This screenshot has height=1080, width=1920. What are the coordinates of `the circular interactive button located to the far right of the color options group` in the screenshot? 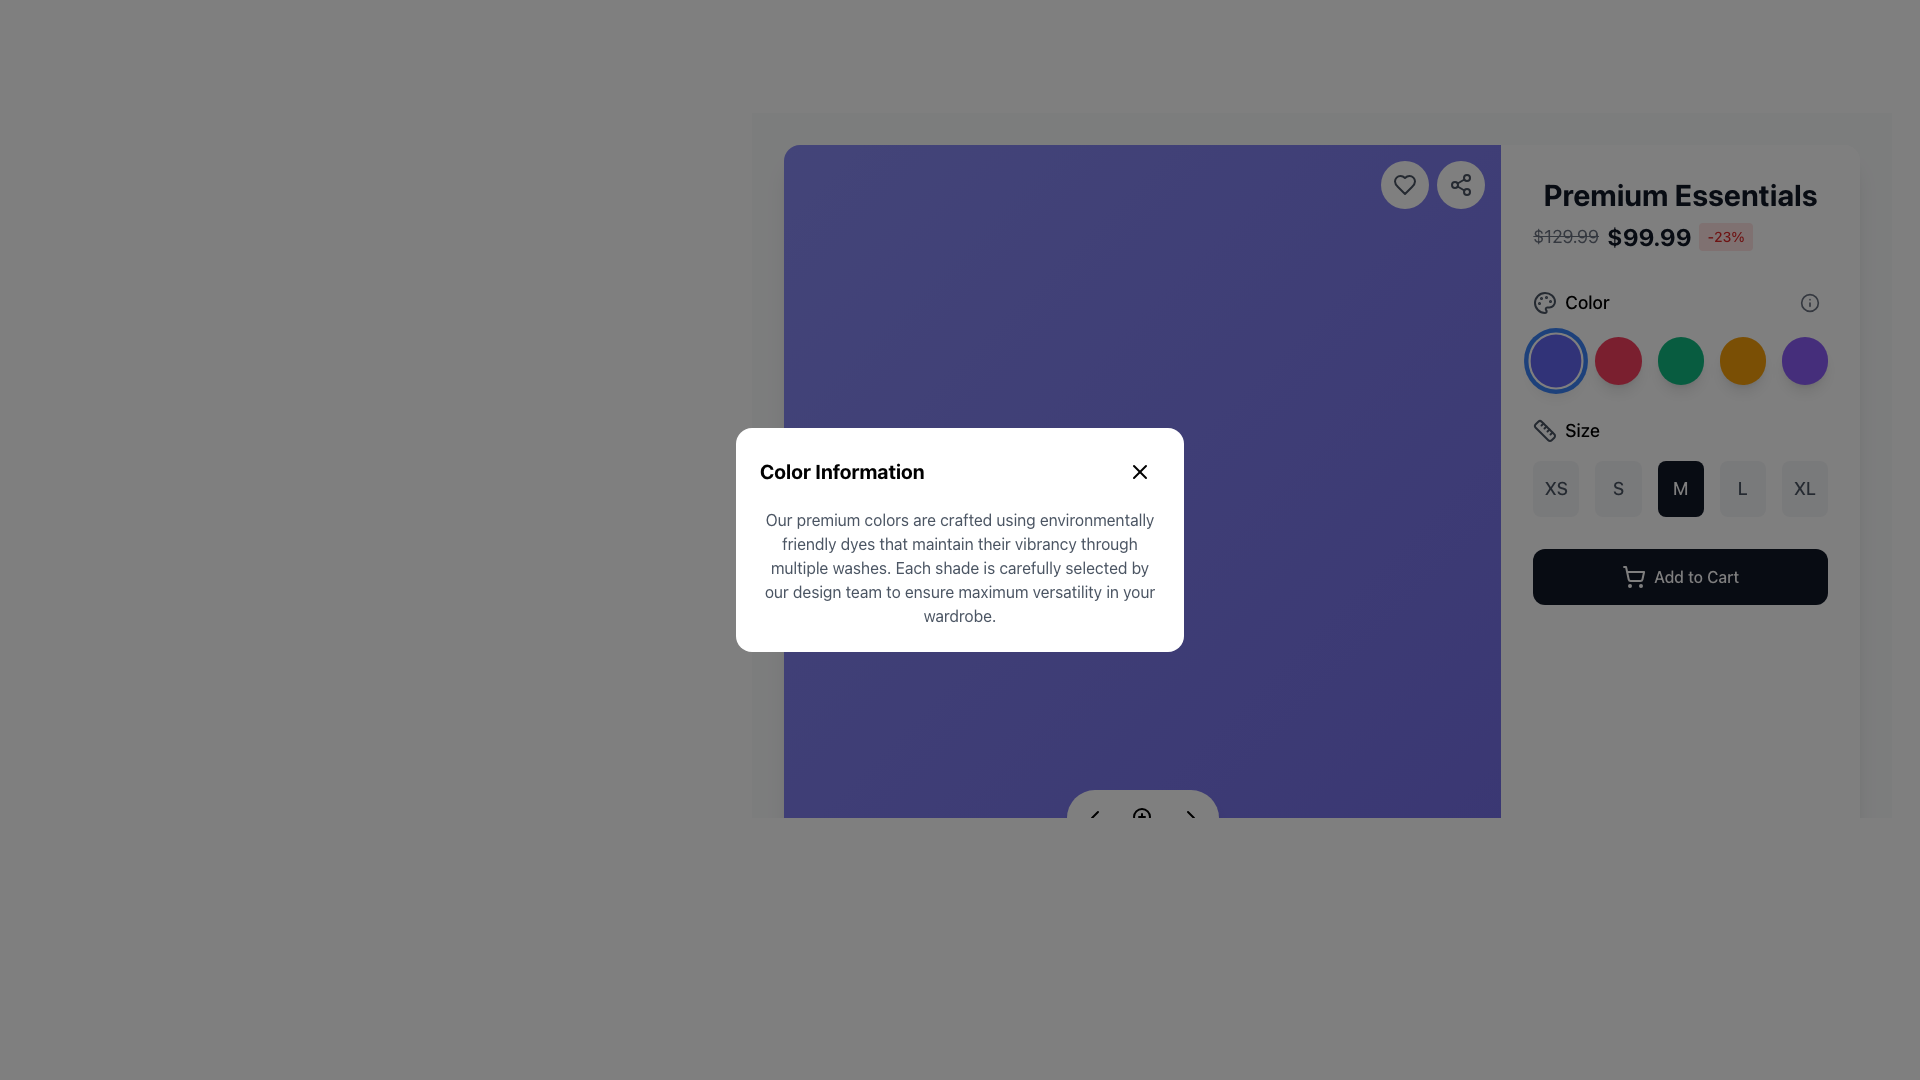 It's located at (1804, 361).